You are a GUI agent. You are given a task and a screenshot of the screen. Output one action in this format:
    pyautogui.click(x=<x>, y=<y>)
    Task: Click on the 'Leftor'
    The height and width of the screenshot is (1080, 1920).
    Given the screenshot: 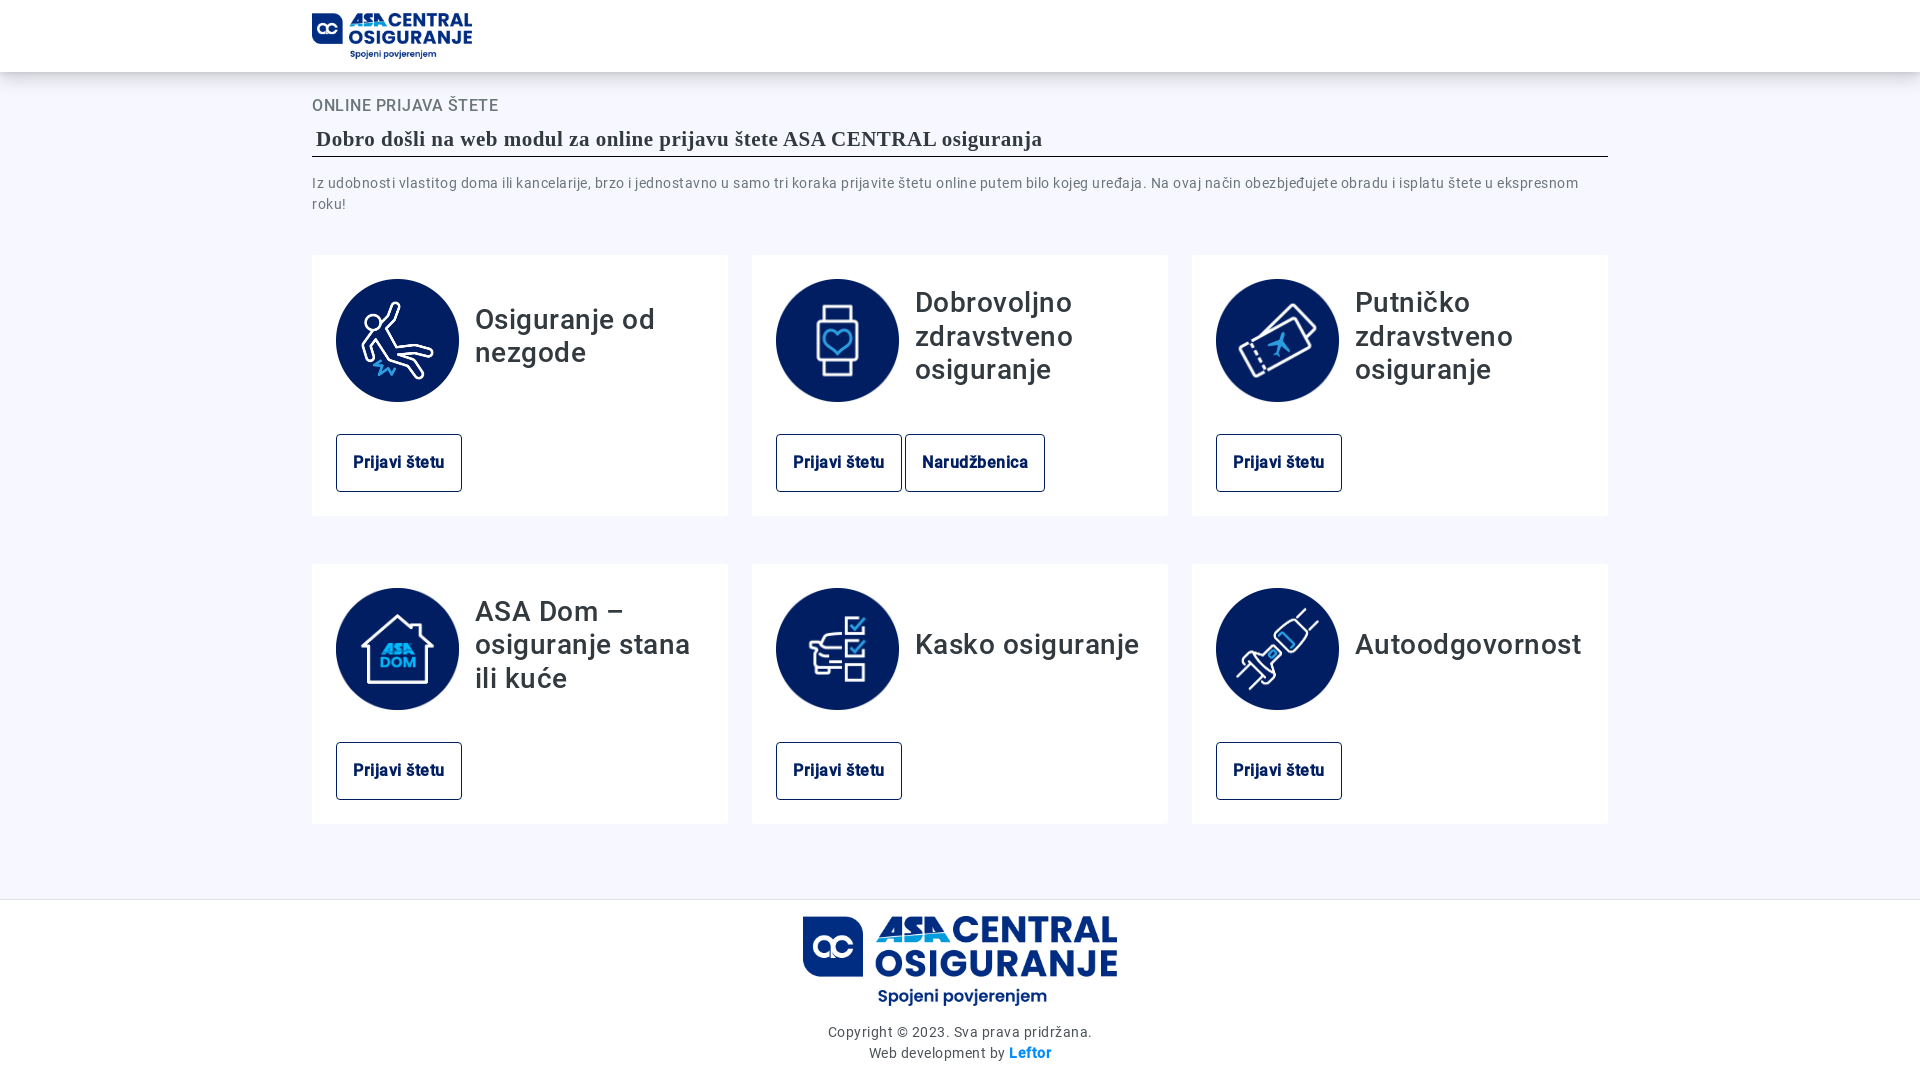 What is the action you would take?
    pyautogui.click(x=1030, y=1052)
    